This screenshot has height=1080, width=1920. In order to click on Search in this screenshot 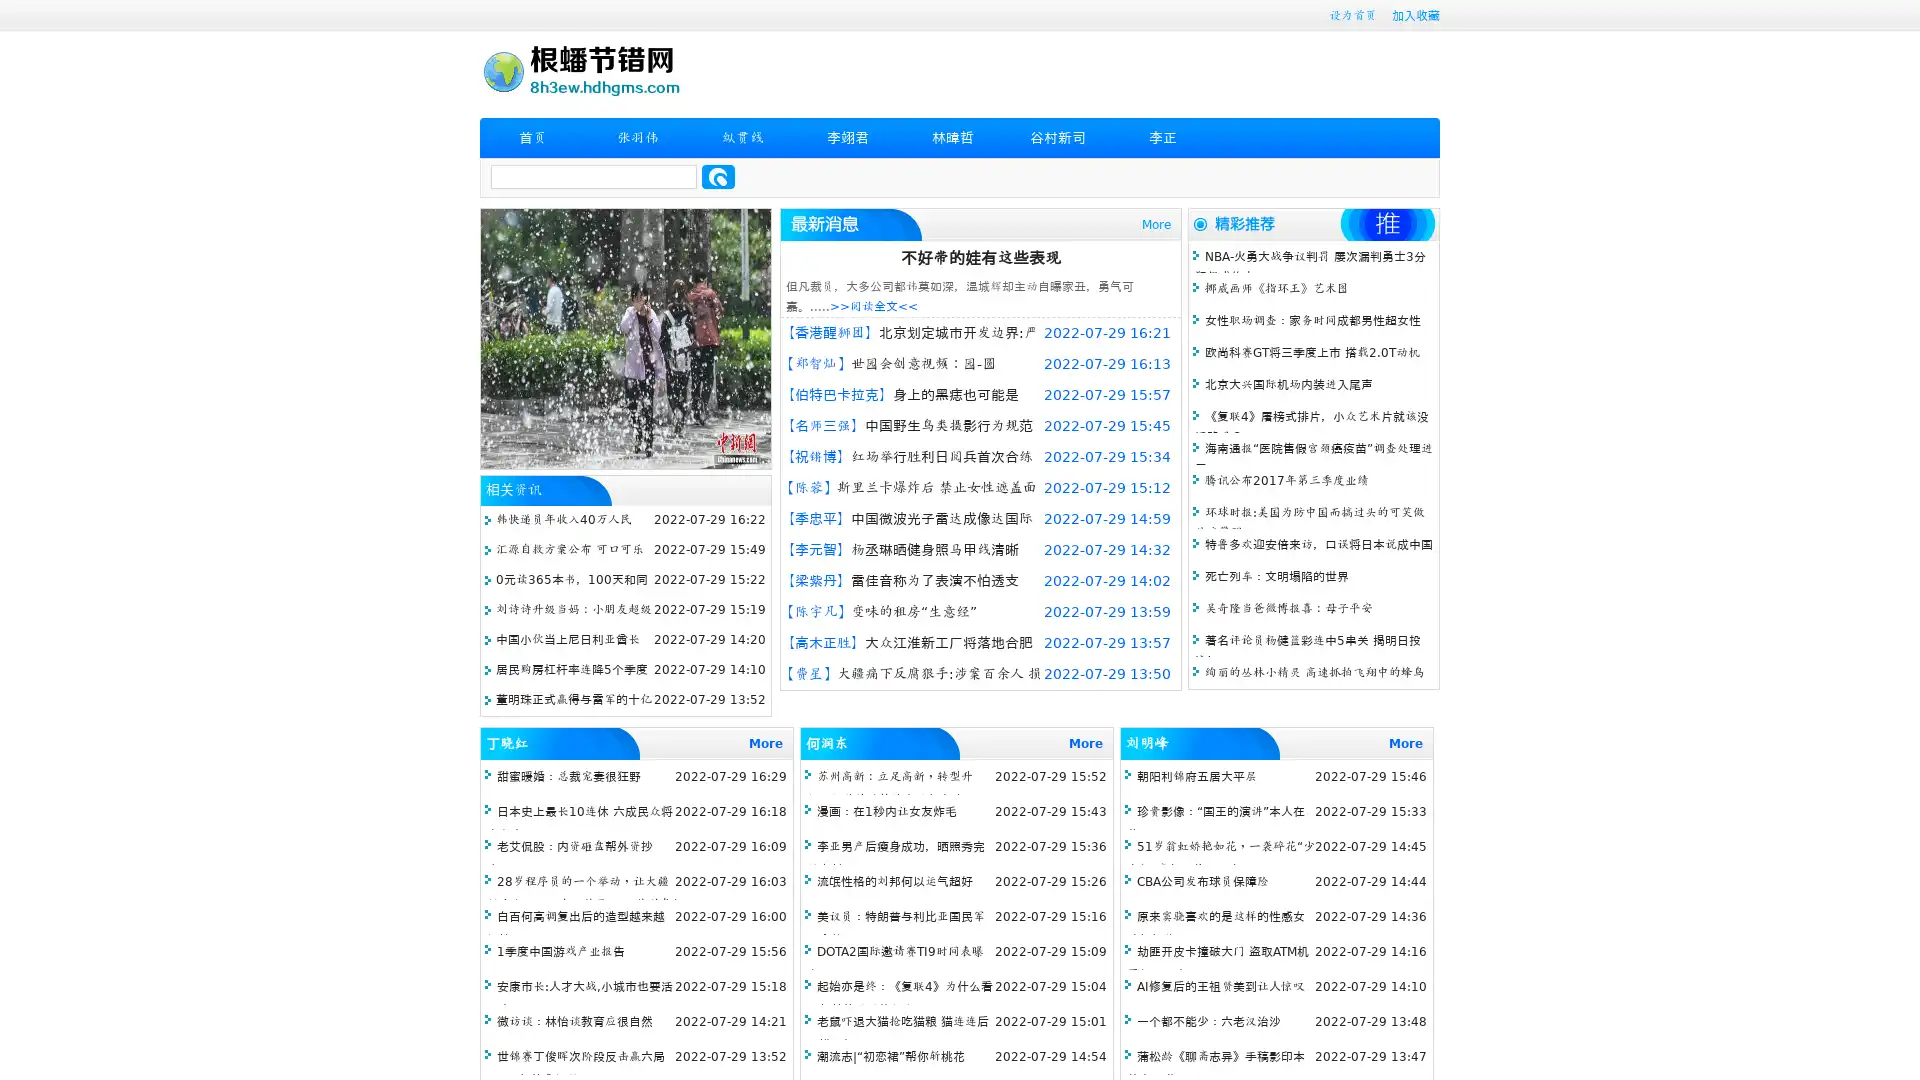, I will do `click(718, 176)`.